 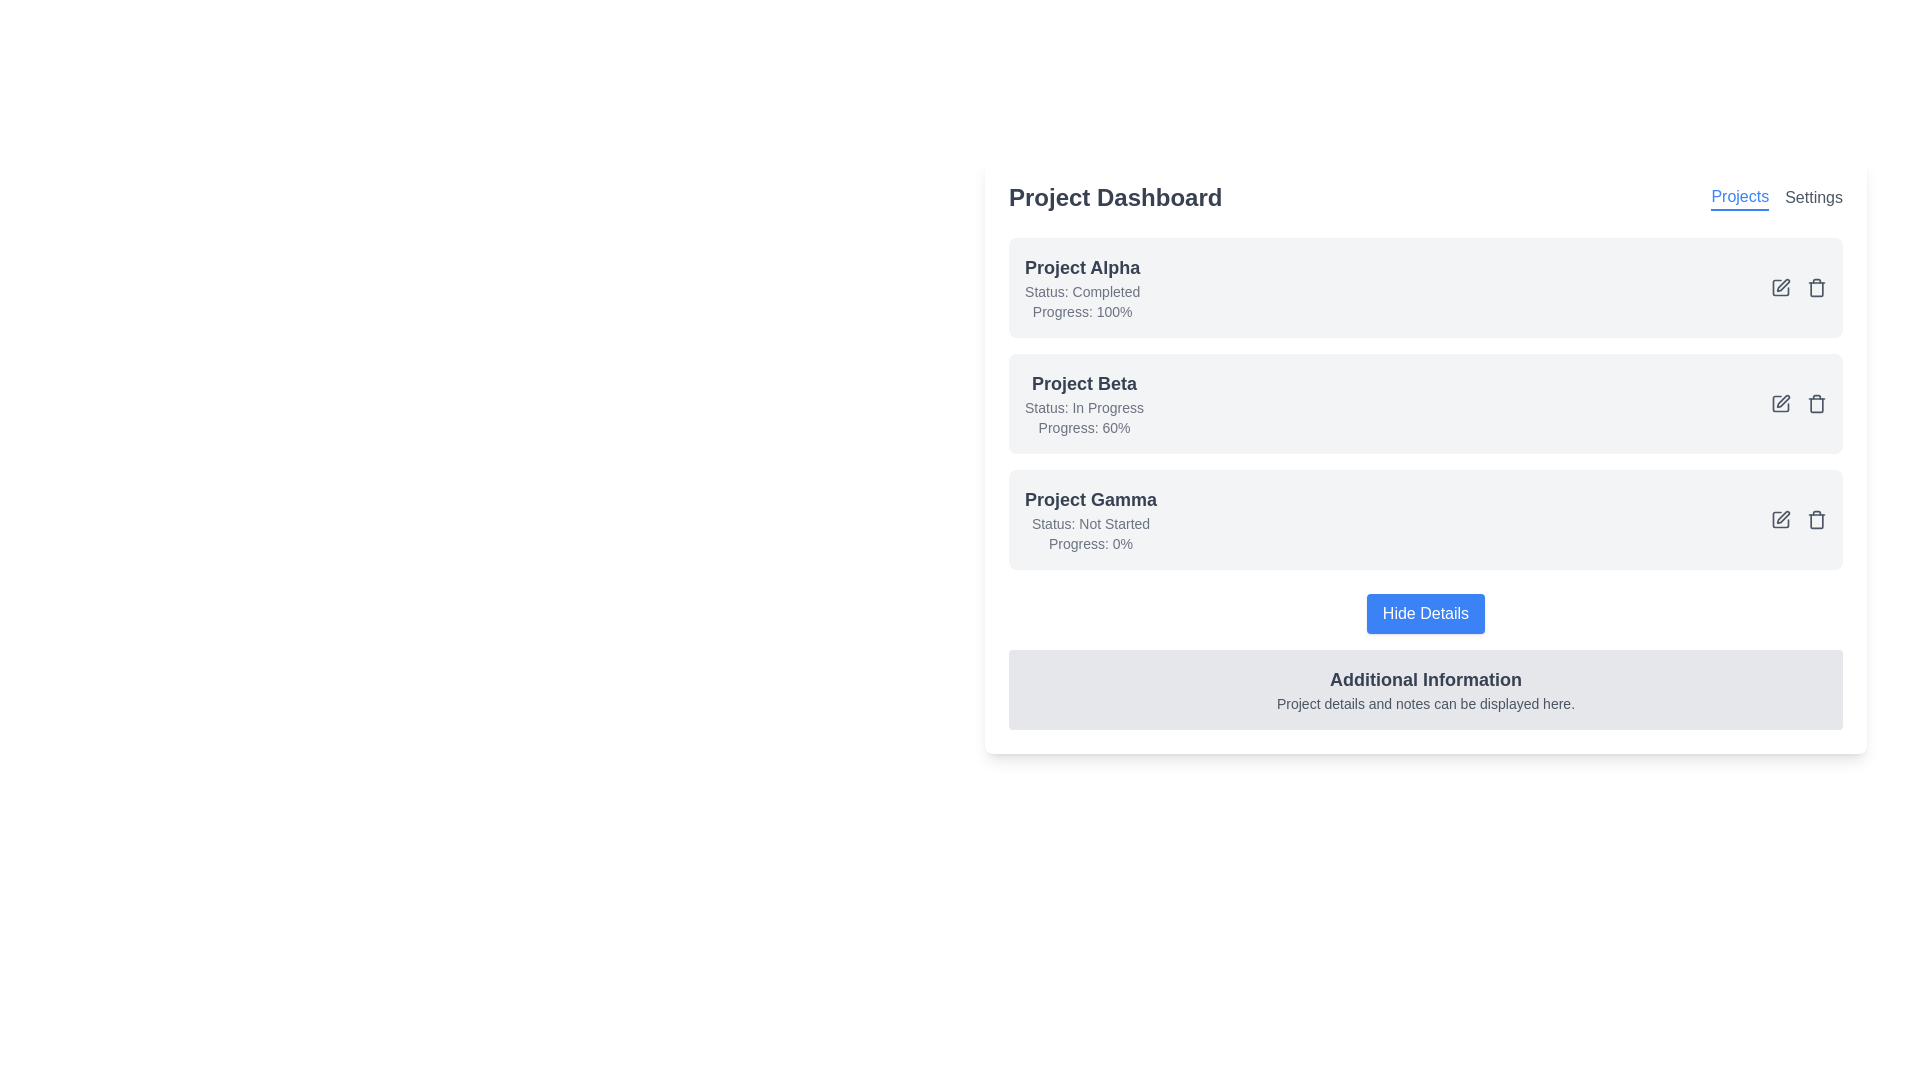 What do you see at coordinates (1081, 312) in the screenshot?
I see `the static text label displaying 'Progress: 100%' which is styled with a small font size and gray color, positioned below 'Status: Completed' and above the next project section` at bounding box center [1081, 312].